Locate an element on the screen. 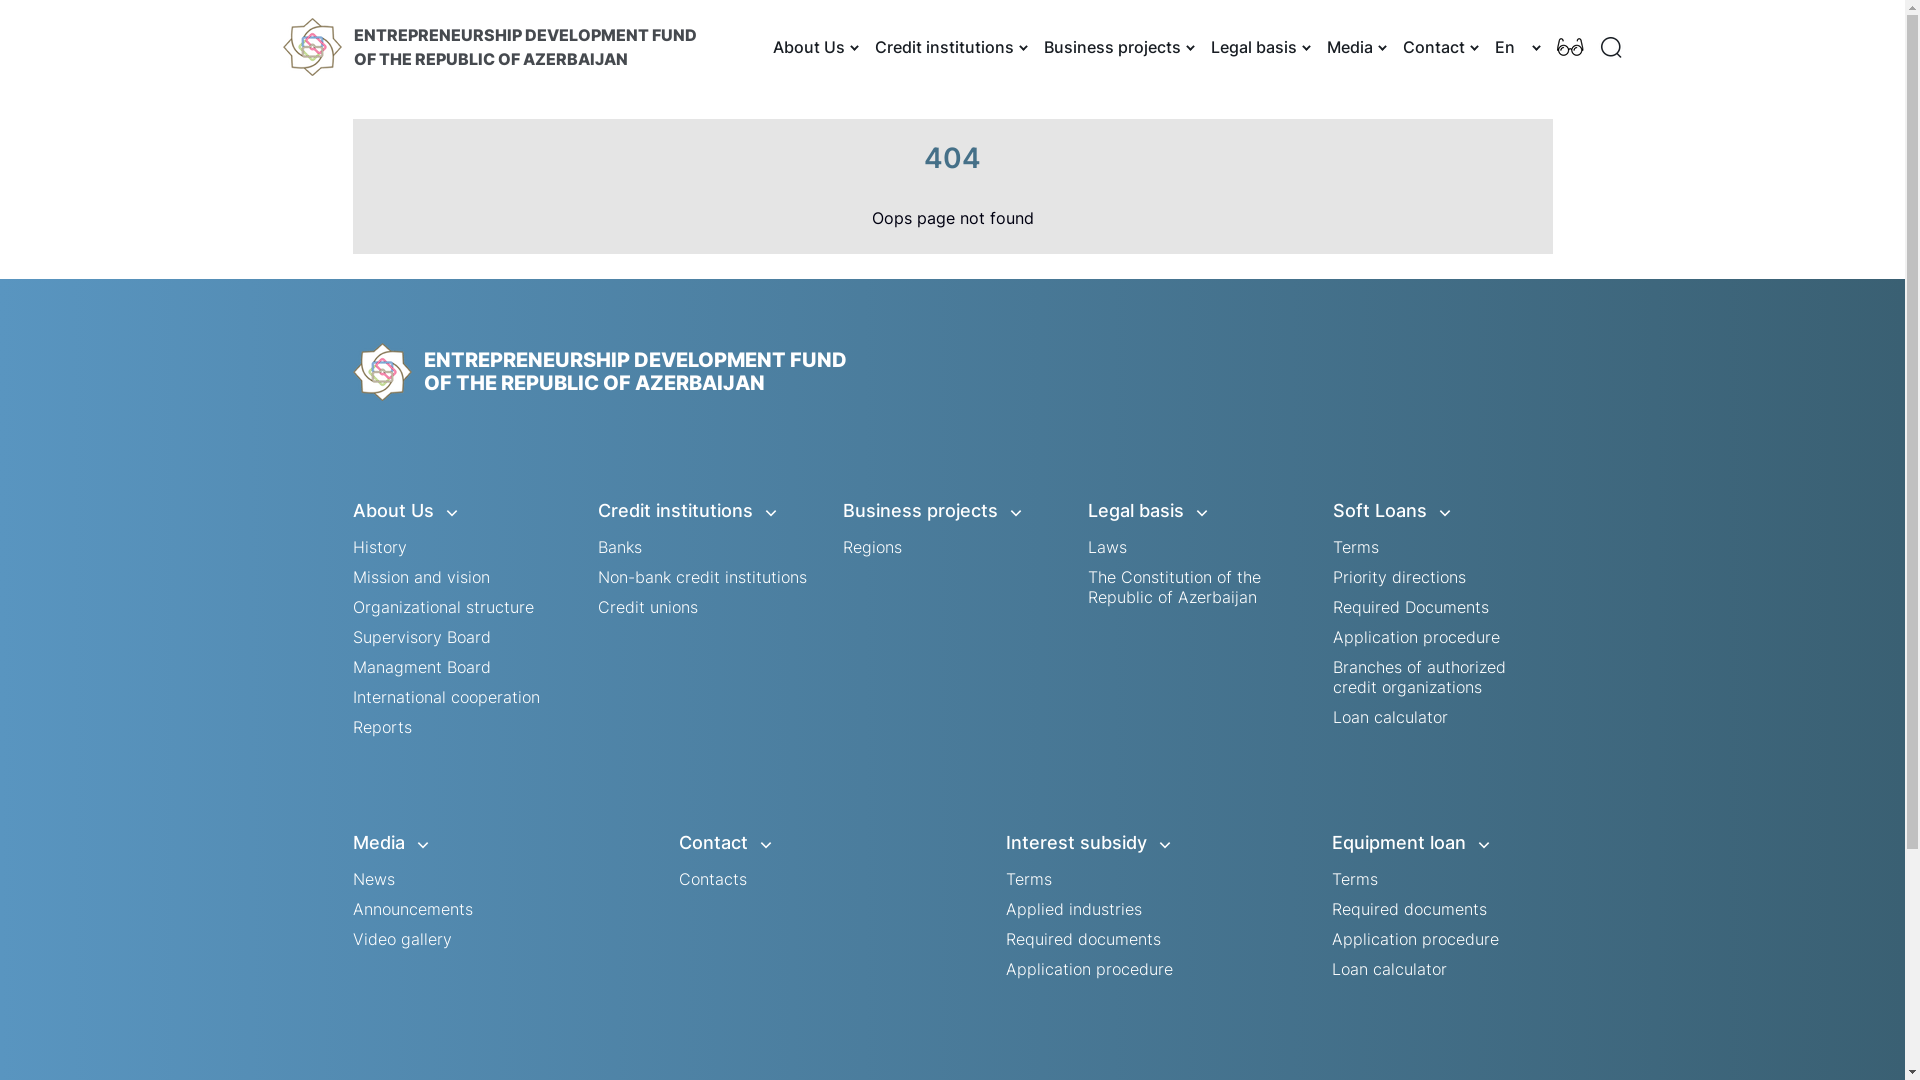 The height and width of the screenshot is (1080, 1920). 'International cooperation' is located at coordinates (444, 696).